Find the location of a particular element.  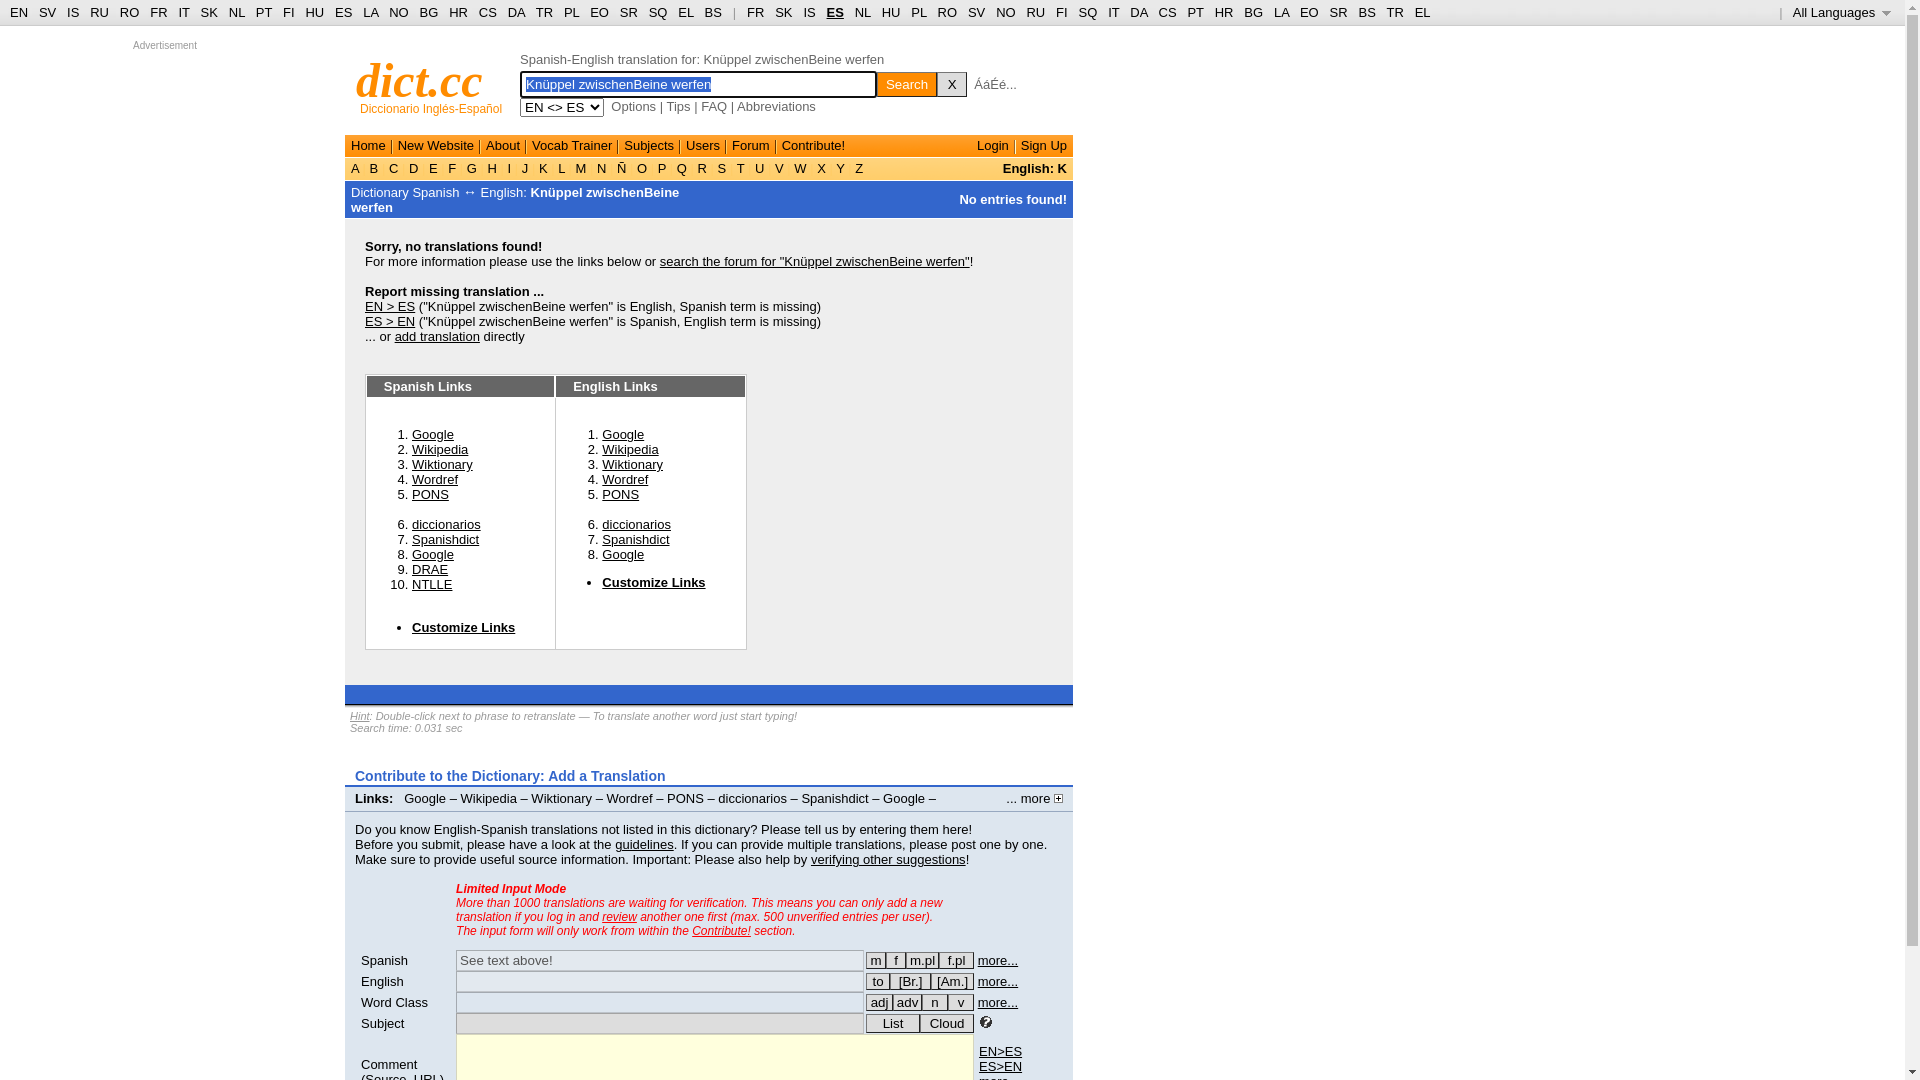

'Options' is located at coordinates (609, 106).